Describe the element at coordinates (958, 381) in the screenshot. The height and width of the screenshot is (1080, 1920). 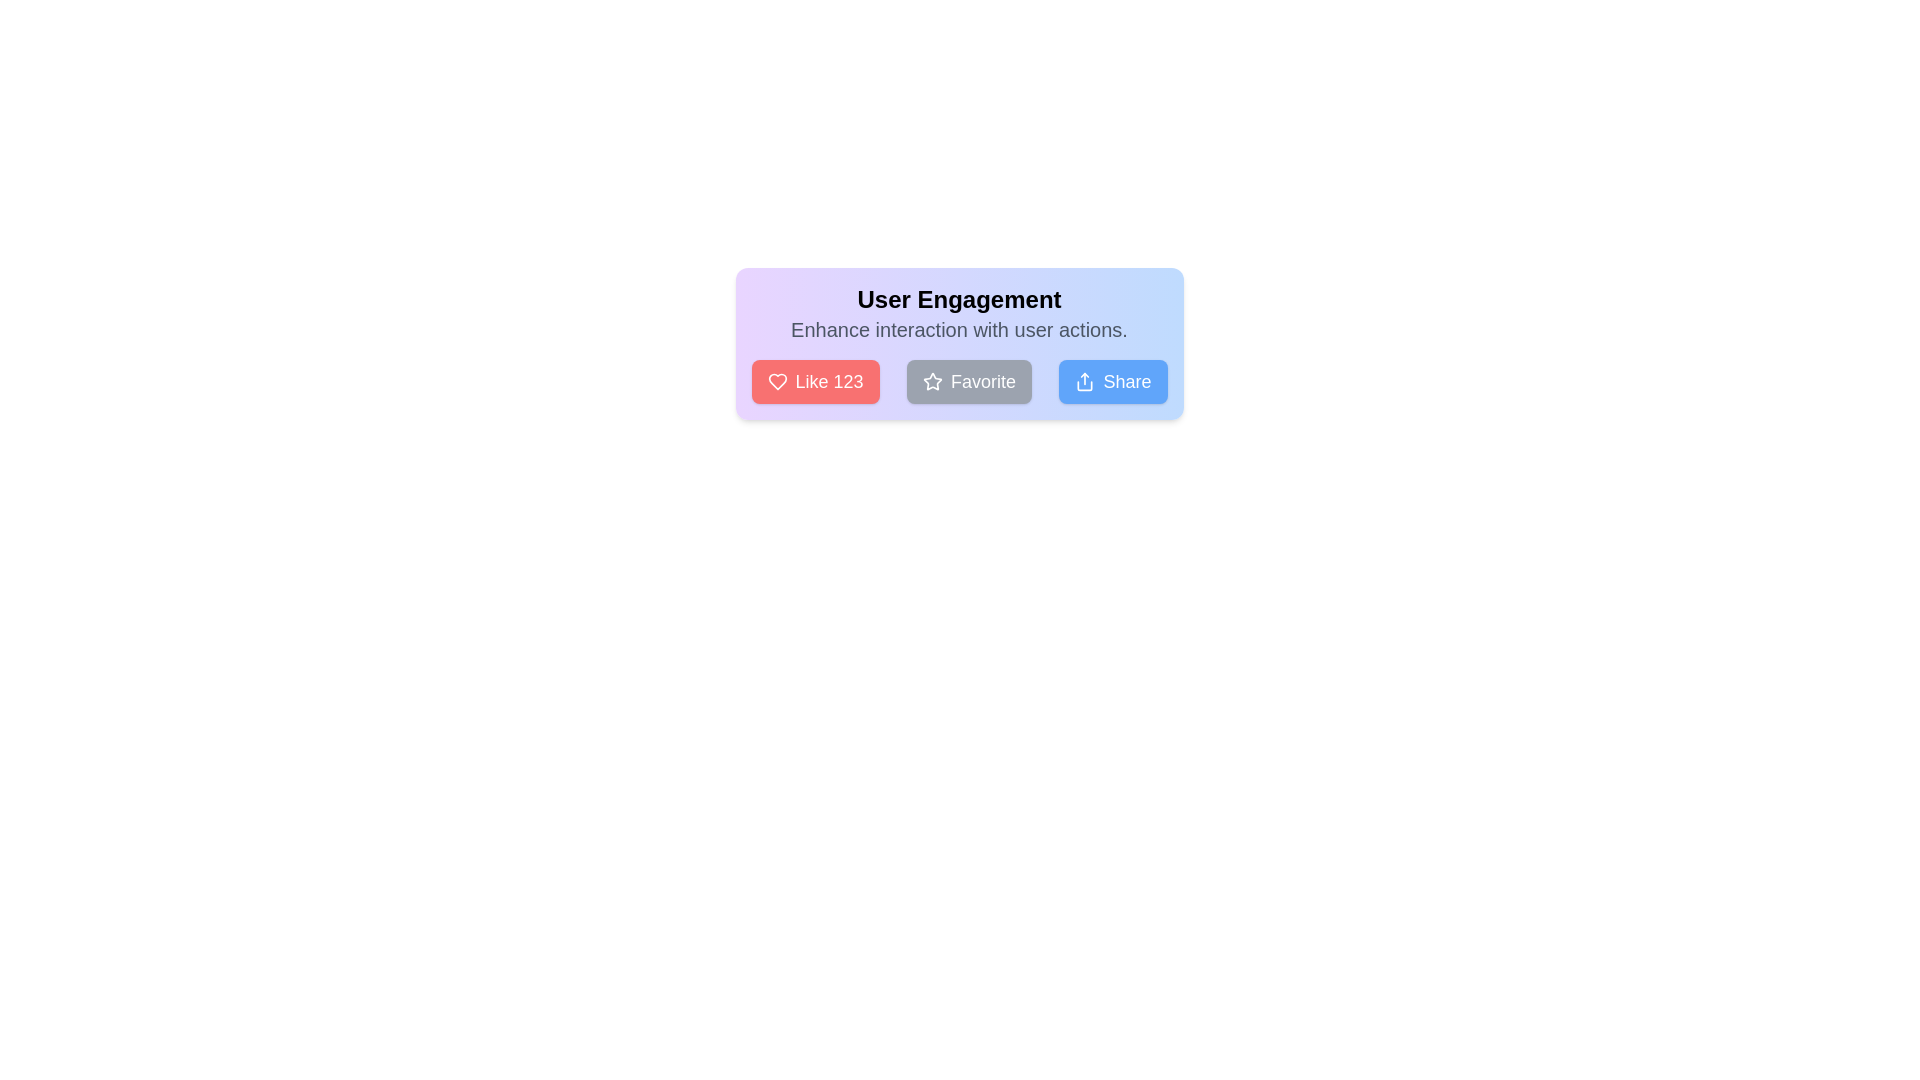
I see `the favorite button located at the center of the row of interactive buttons at the bottom of the card, which toggles the state to mark an item as favorite` at that location.